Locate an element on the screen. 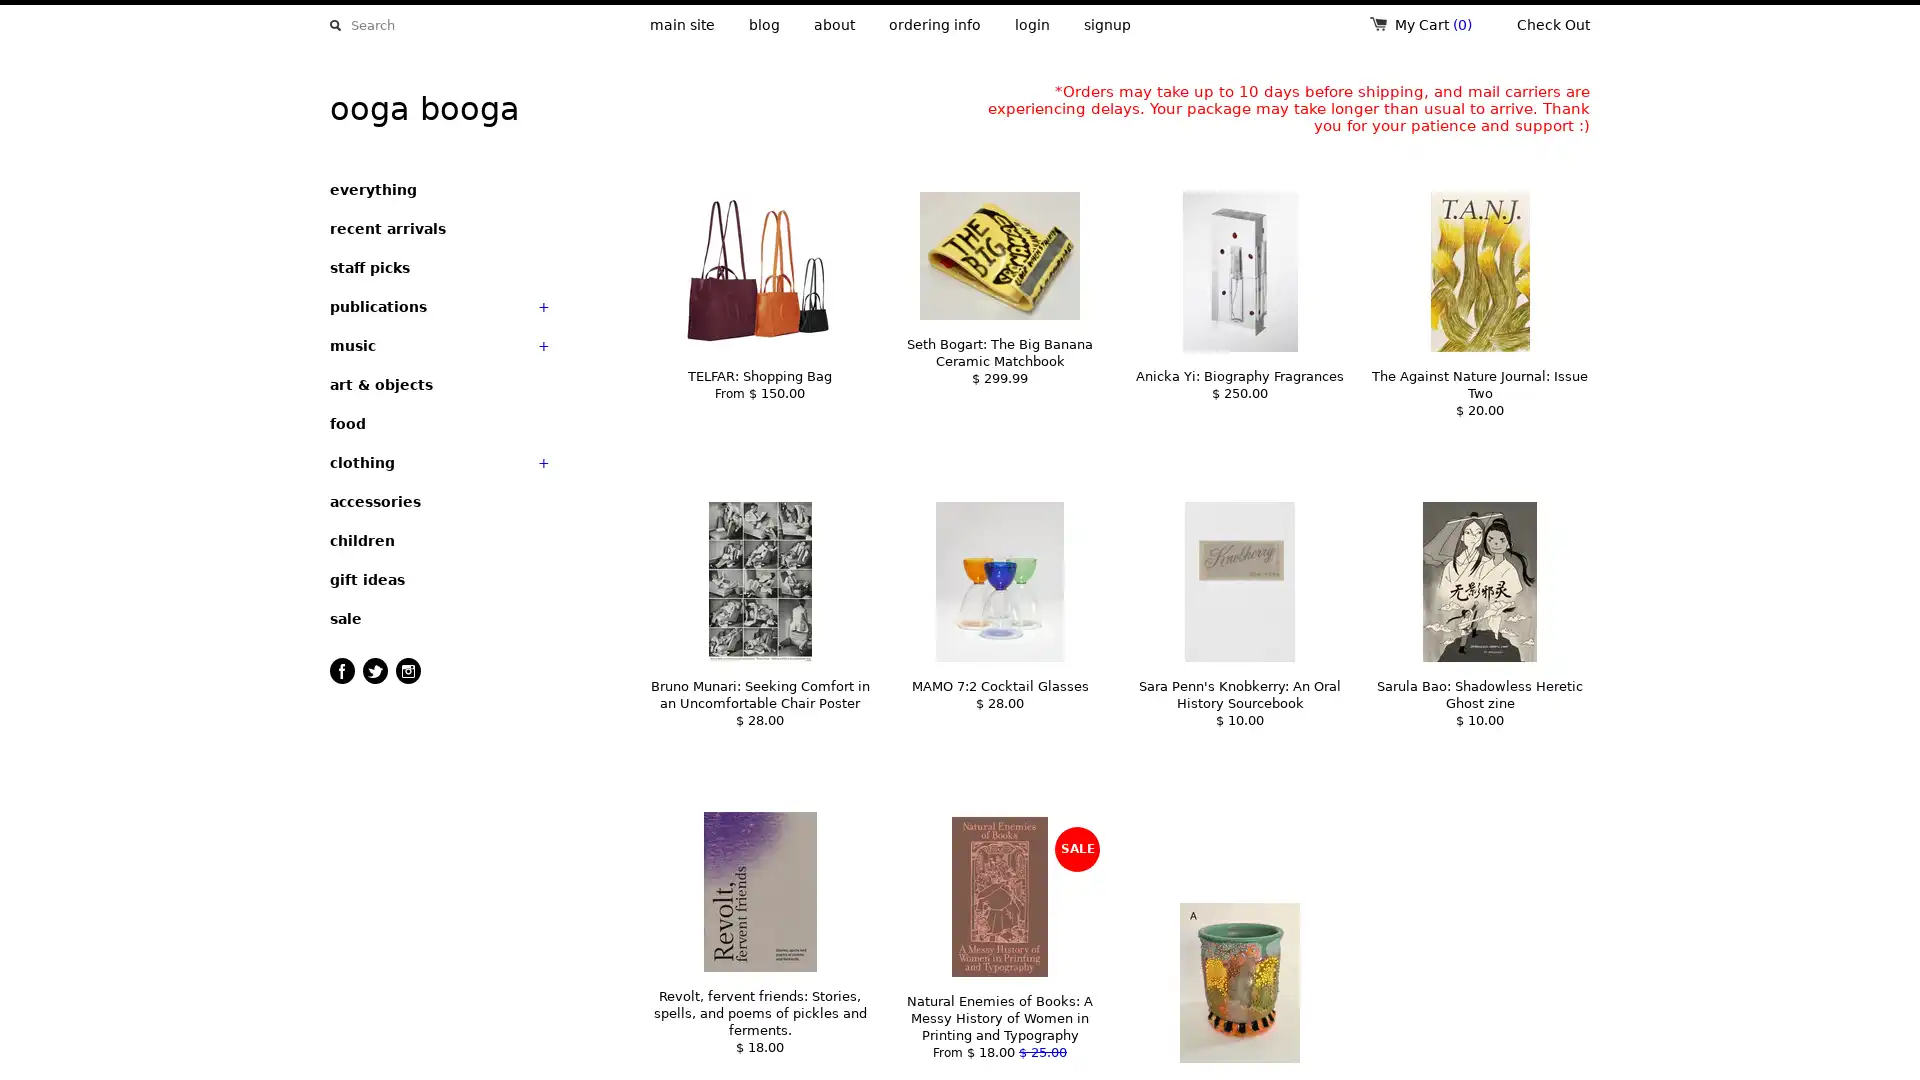 This screenshot has height=1080, width=1920. SUBMIT is located at coordinates (335, 25).